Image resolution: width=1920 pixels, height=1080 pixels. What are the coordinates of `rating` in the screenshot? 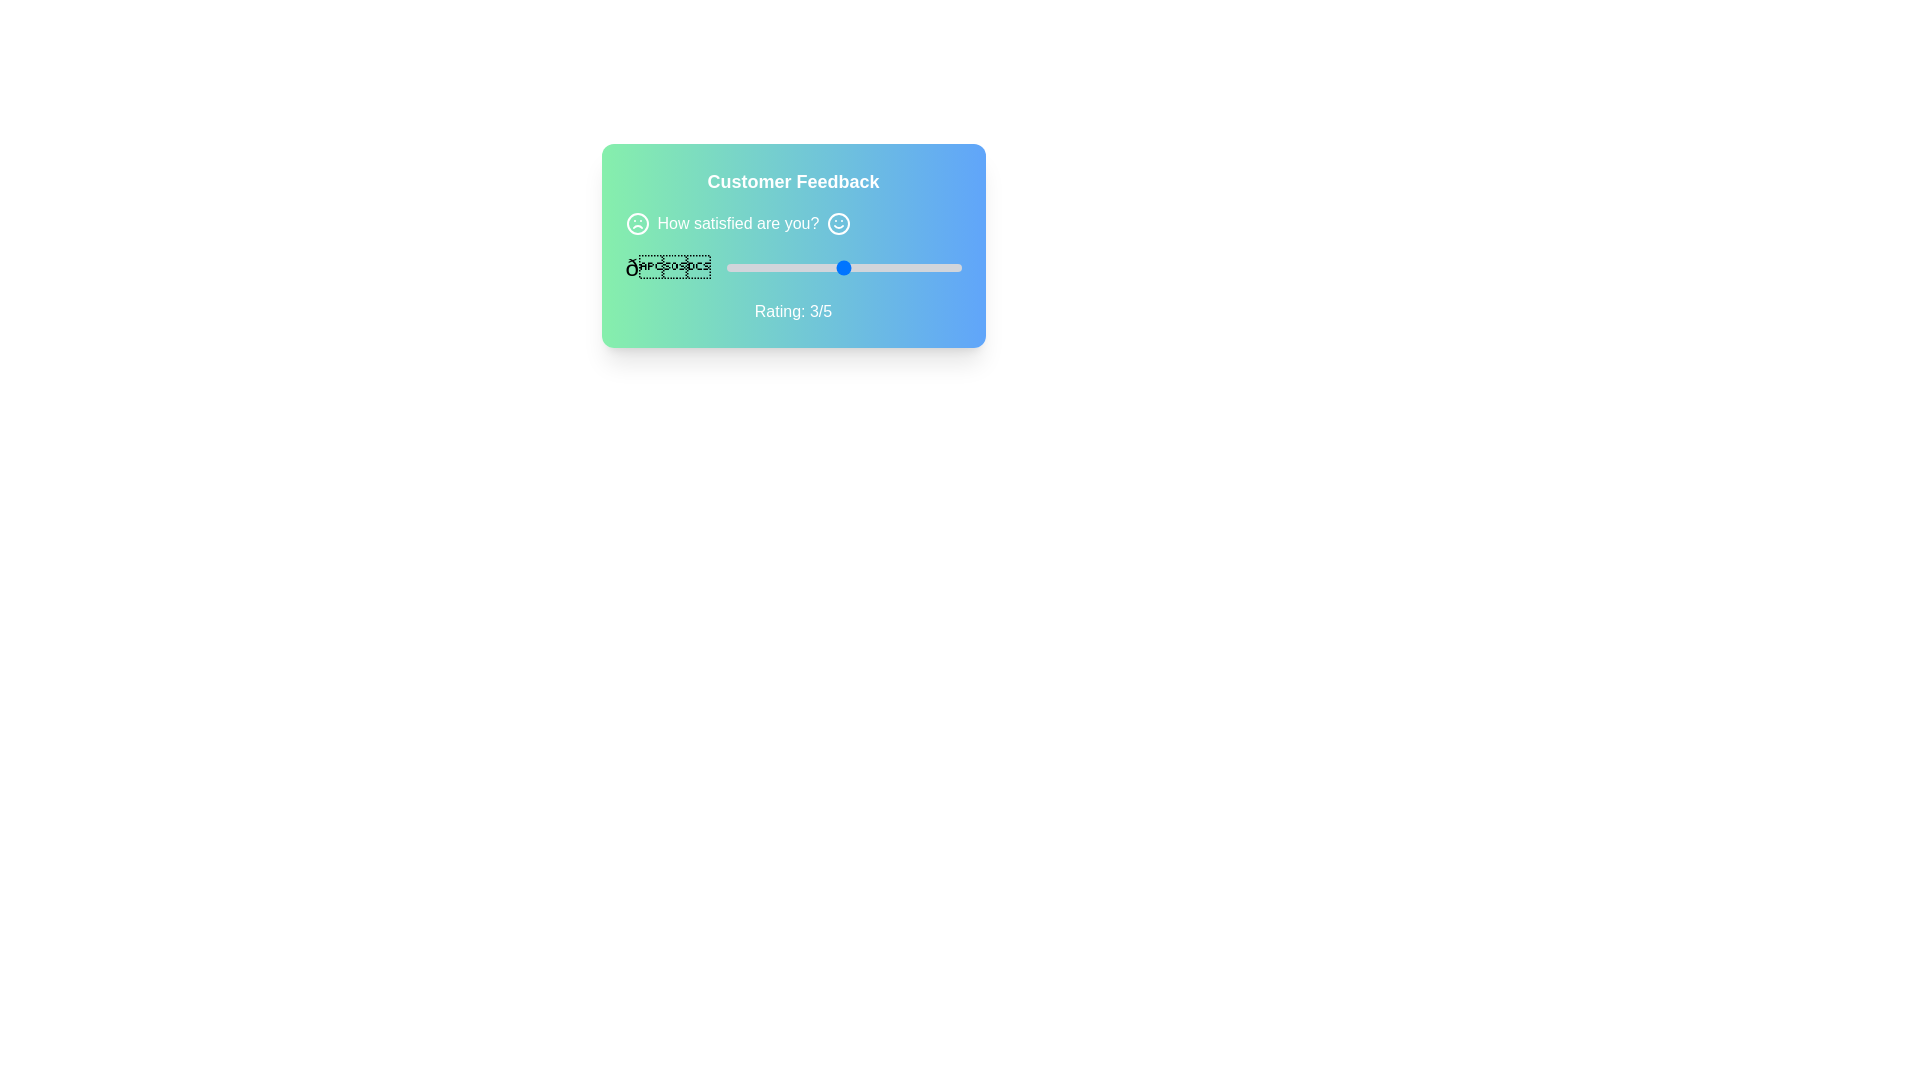 It's located at (725, 266).